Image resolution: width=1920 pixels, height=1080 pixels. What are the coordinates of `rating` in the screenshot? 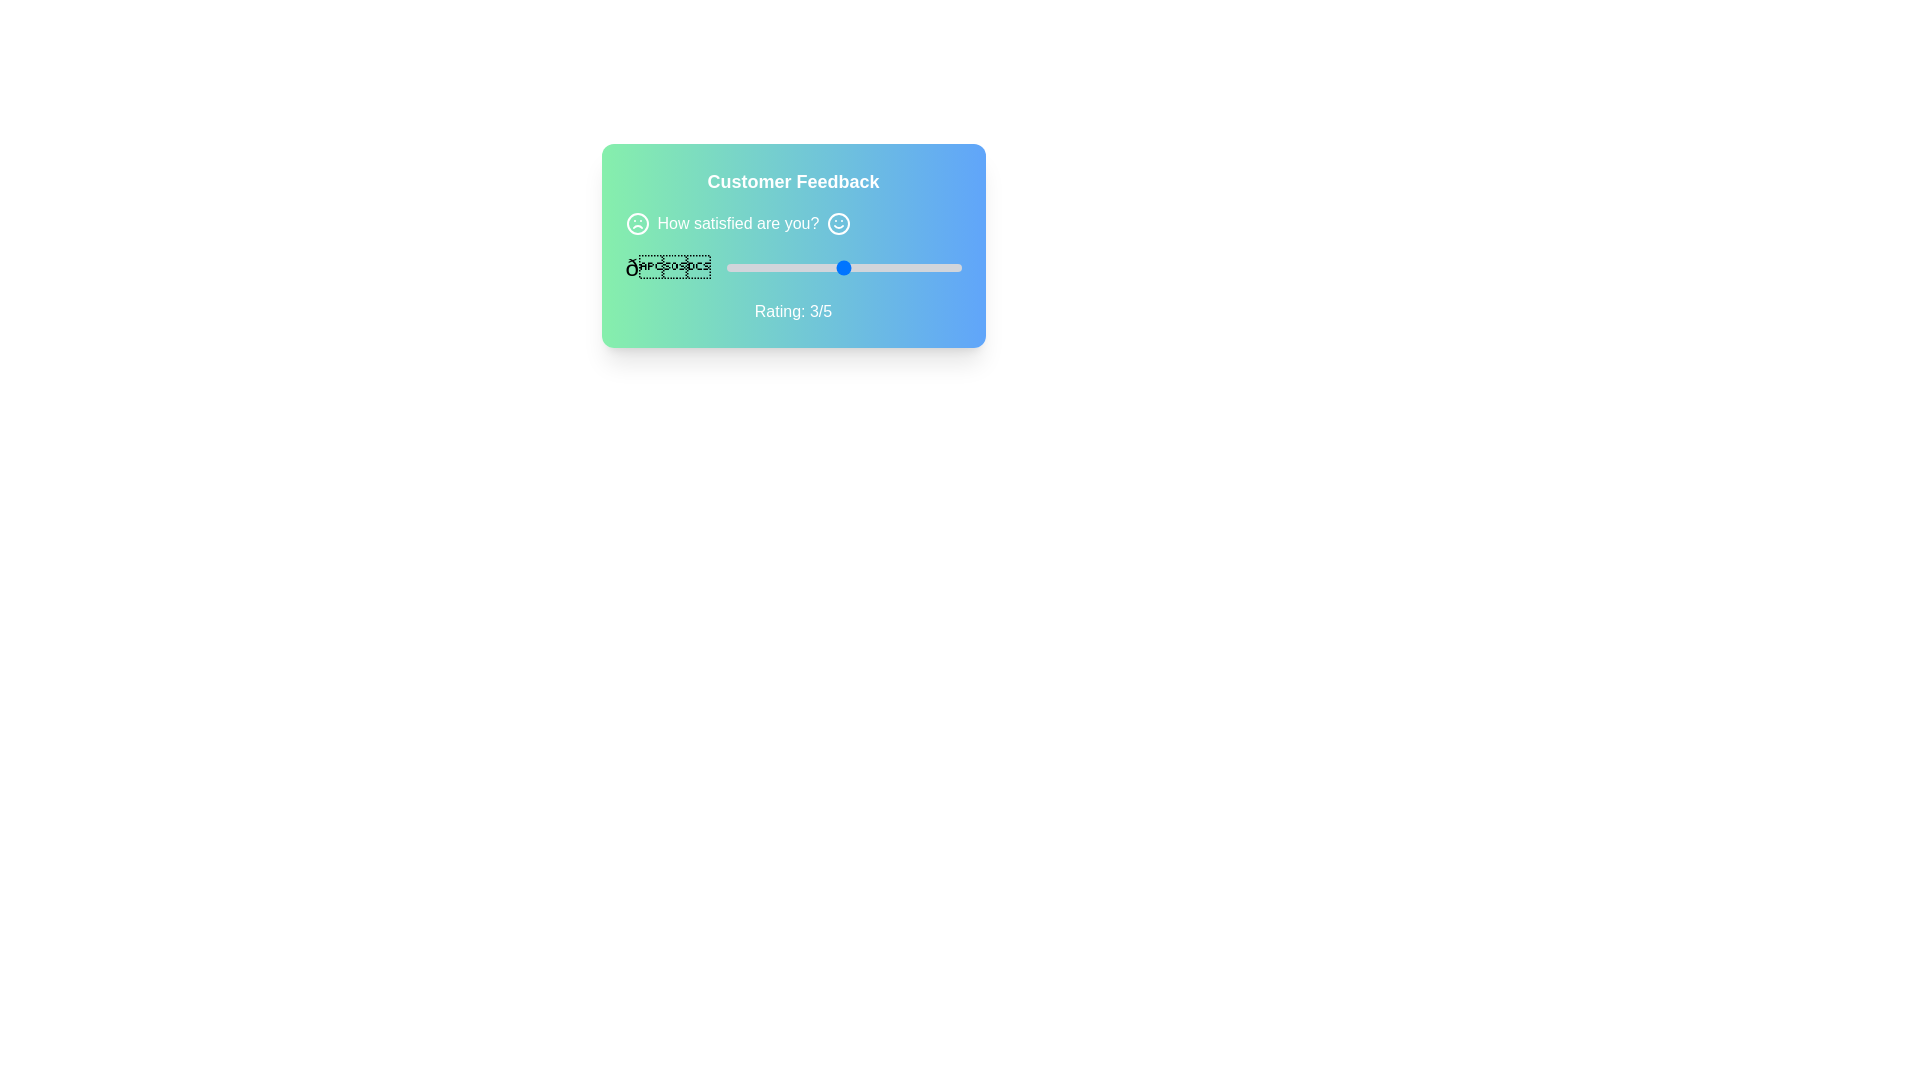 It's located at (725, 266).